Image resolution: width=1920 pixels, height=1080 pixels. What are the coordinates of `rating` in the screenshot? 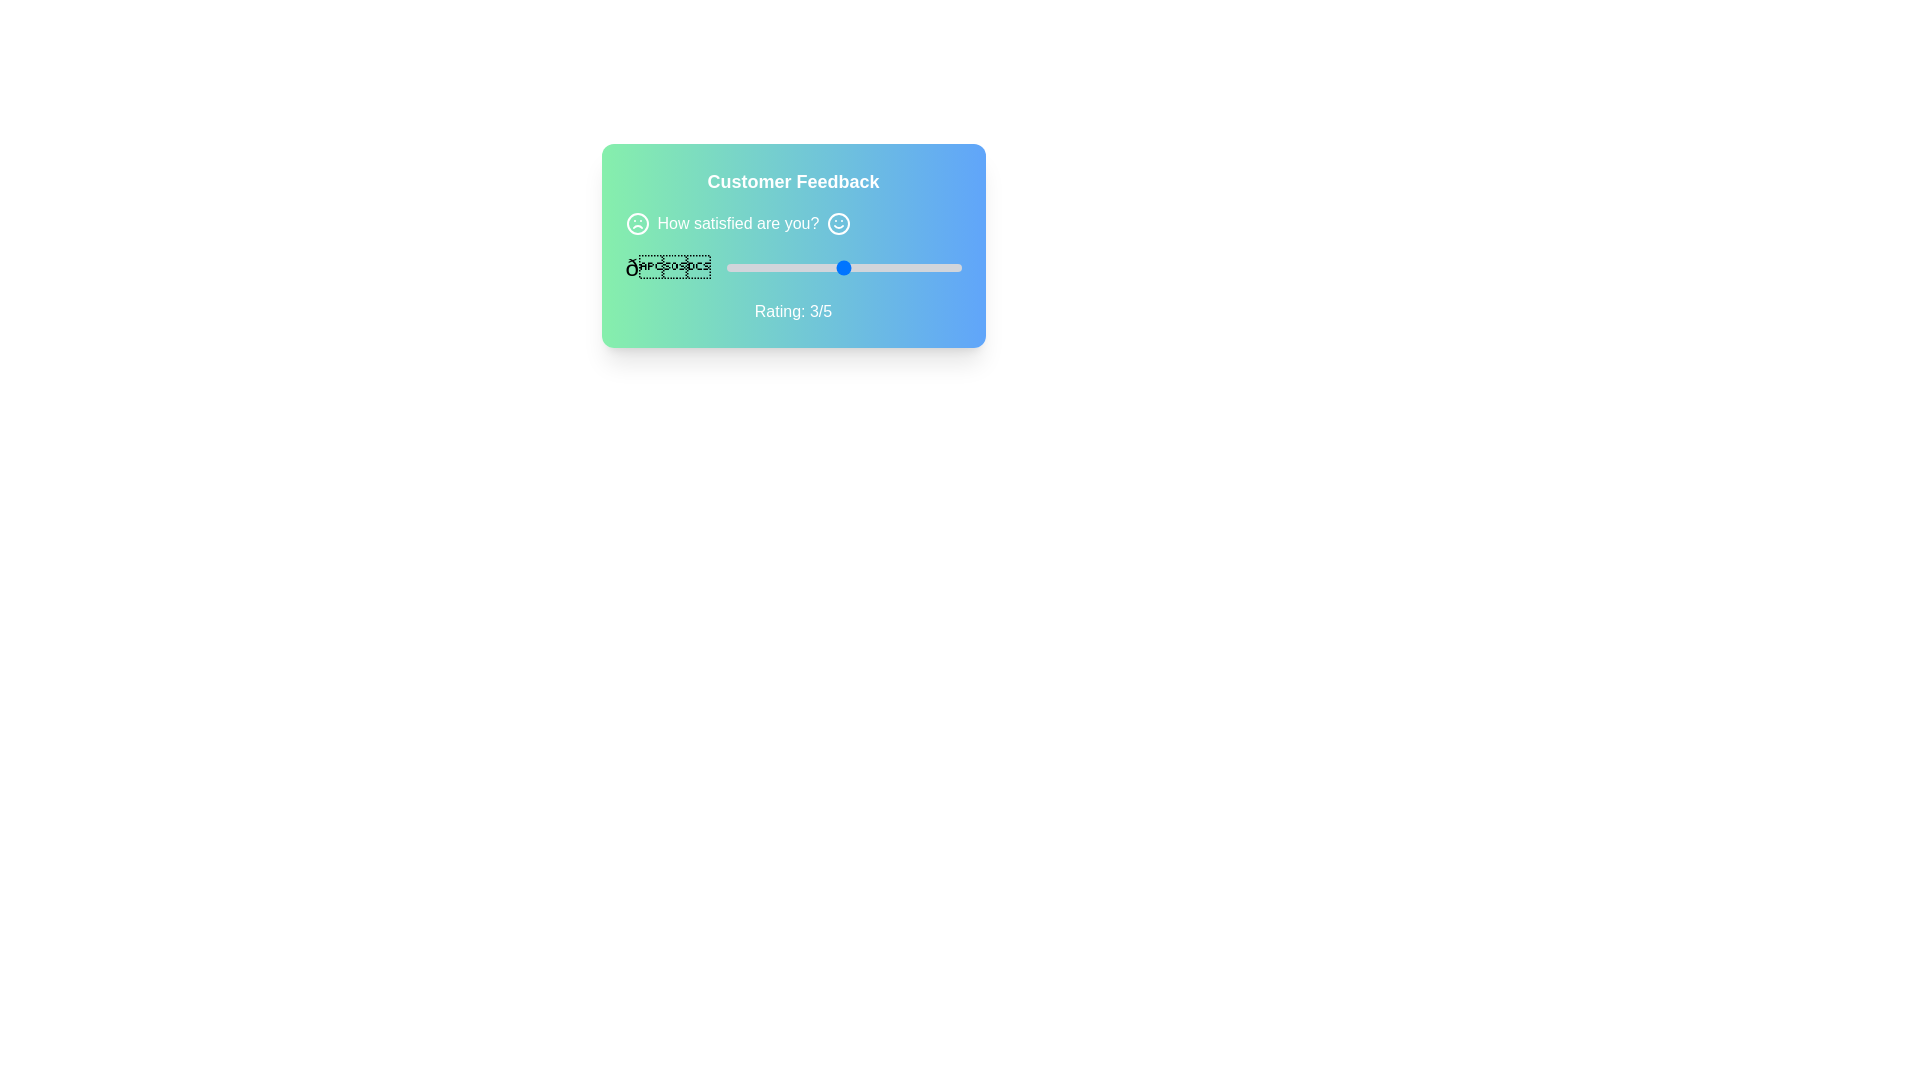 It's located at (725, 266).